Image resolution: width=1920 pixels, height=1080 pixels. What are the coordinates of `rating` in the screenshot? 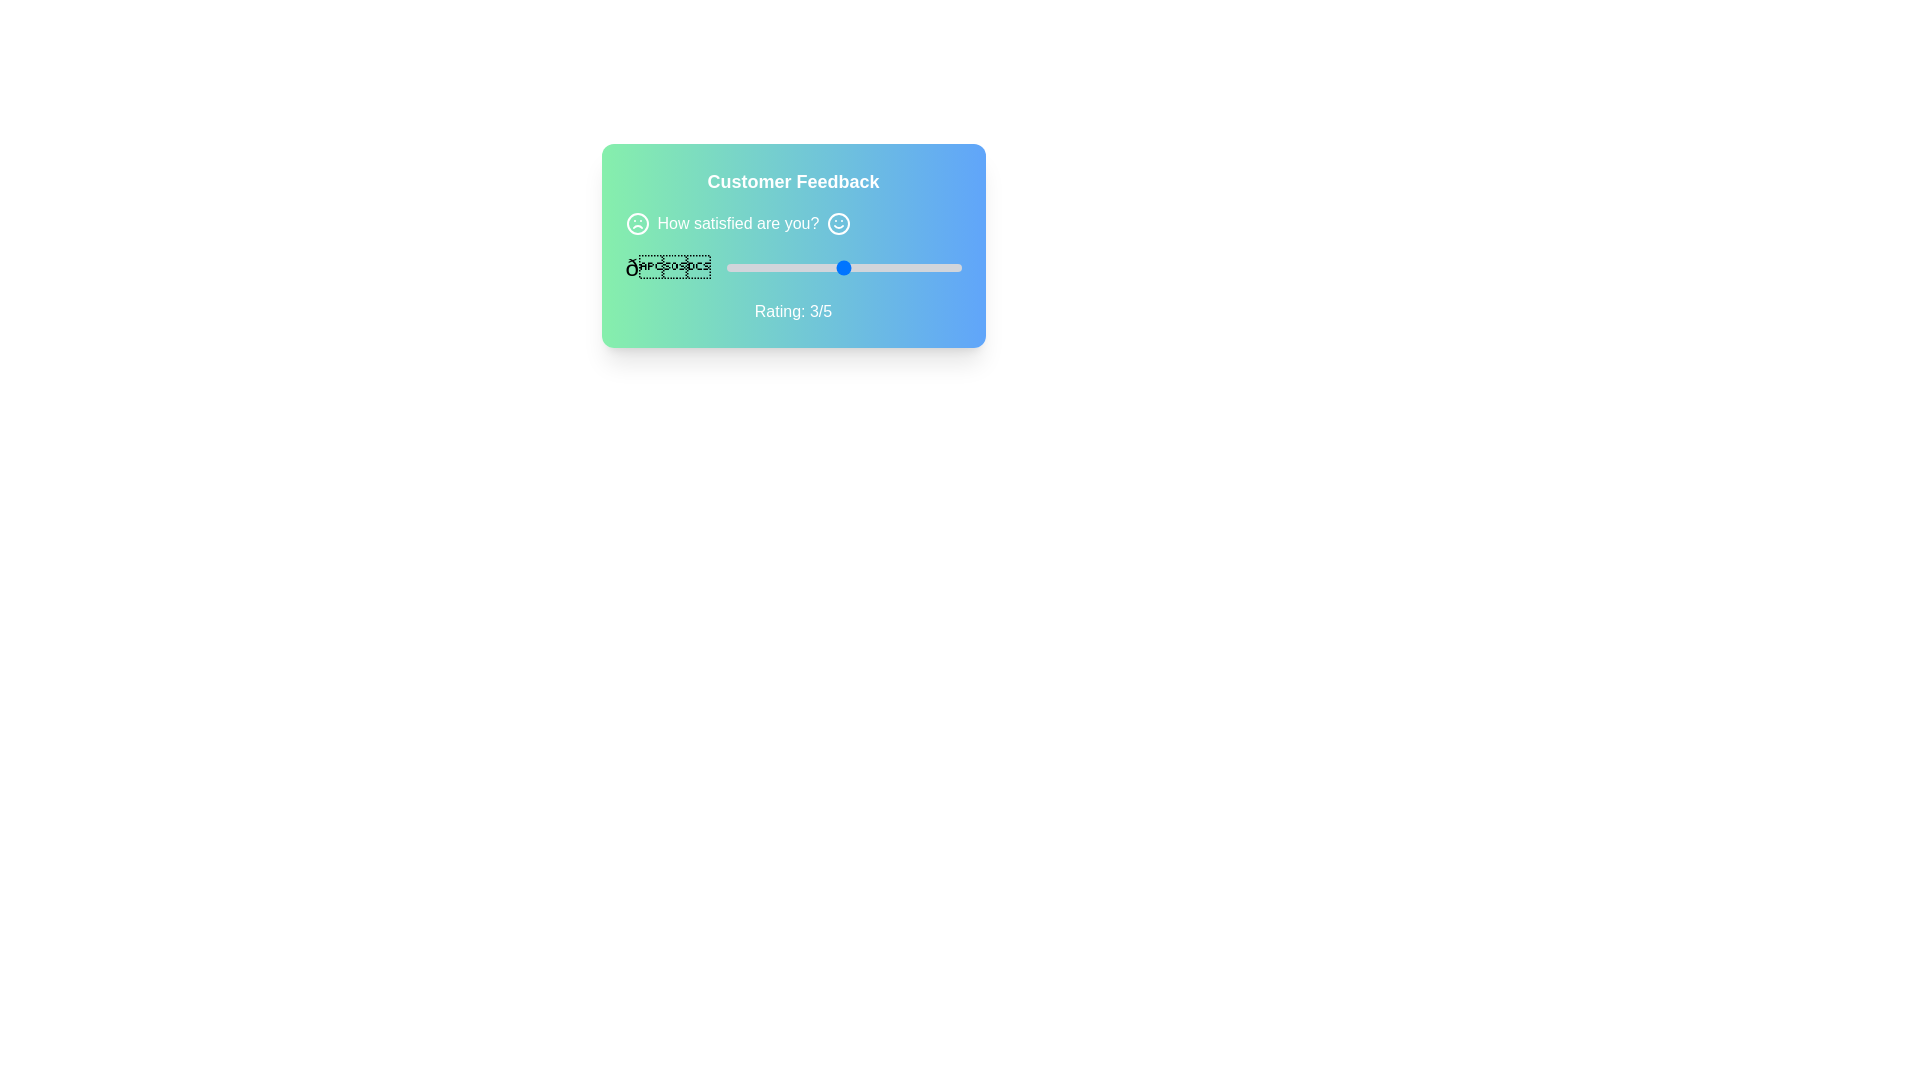 It's located at (725, 266).